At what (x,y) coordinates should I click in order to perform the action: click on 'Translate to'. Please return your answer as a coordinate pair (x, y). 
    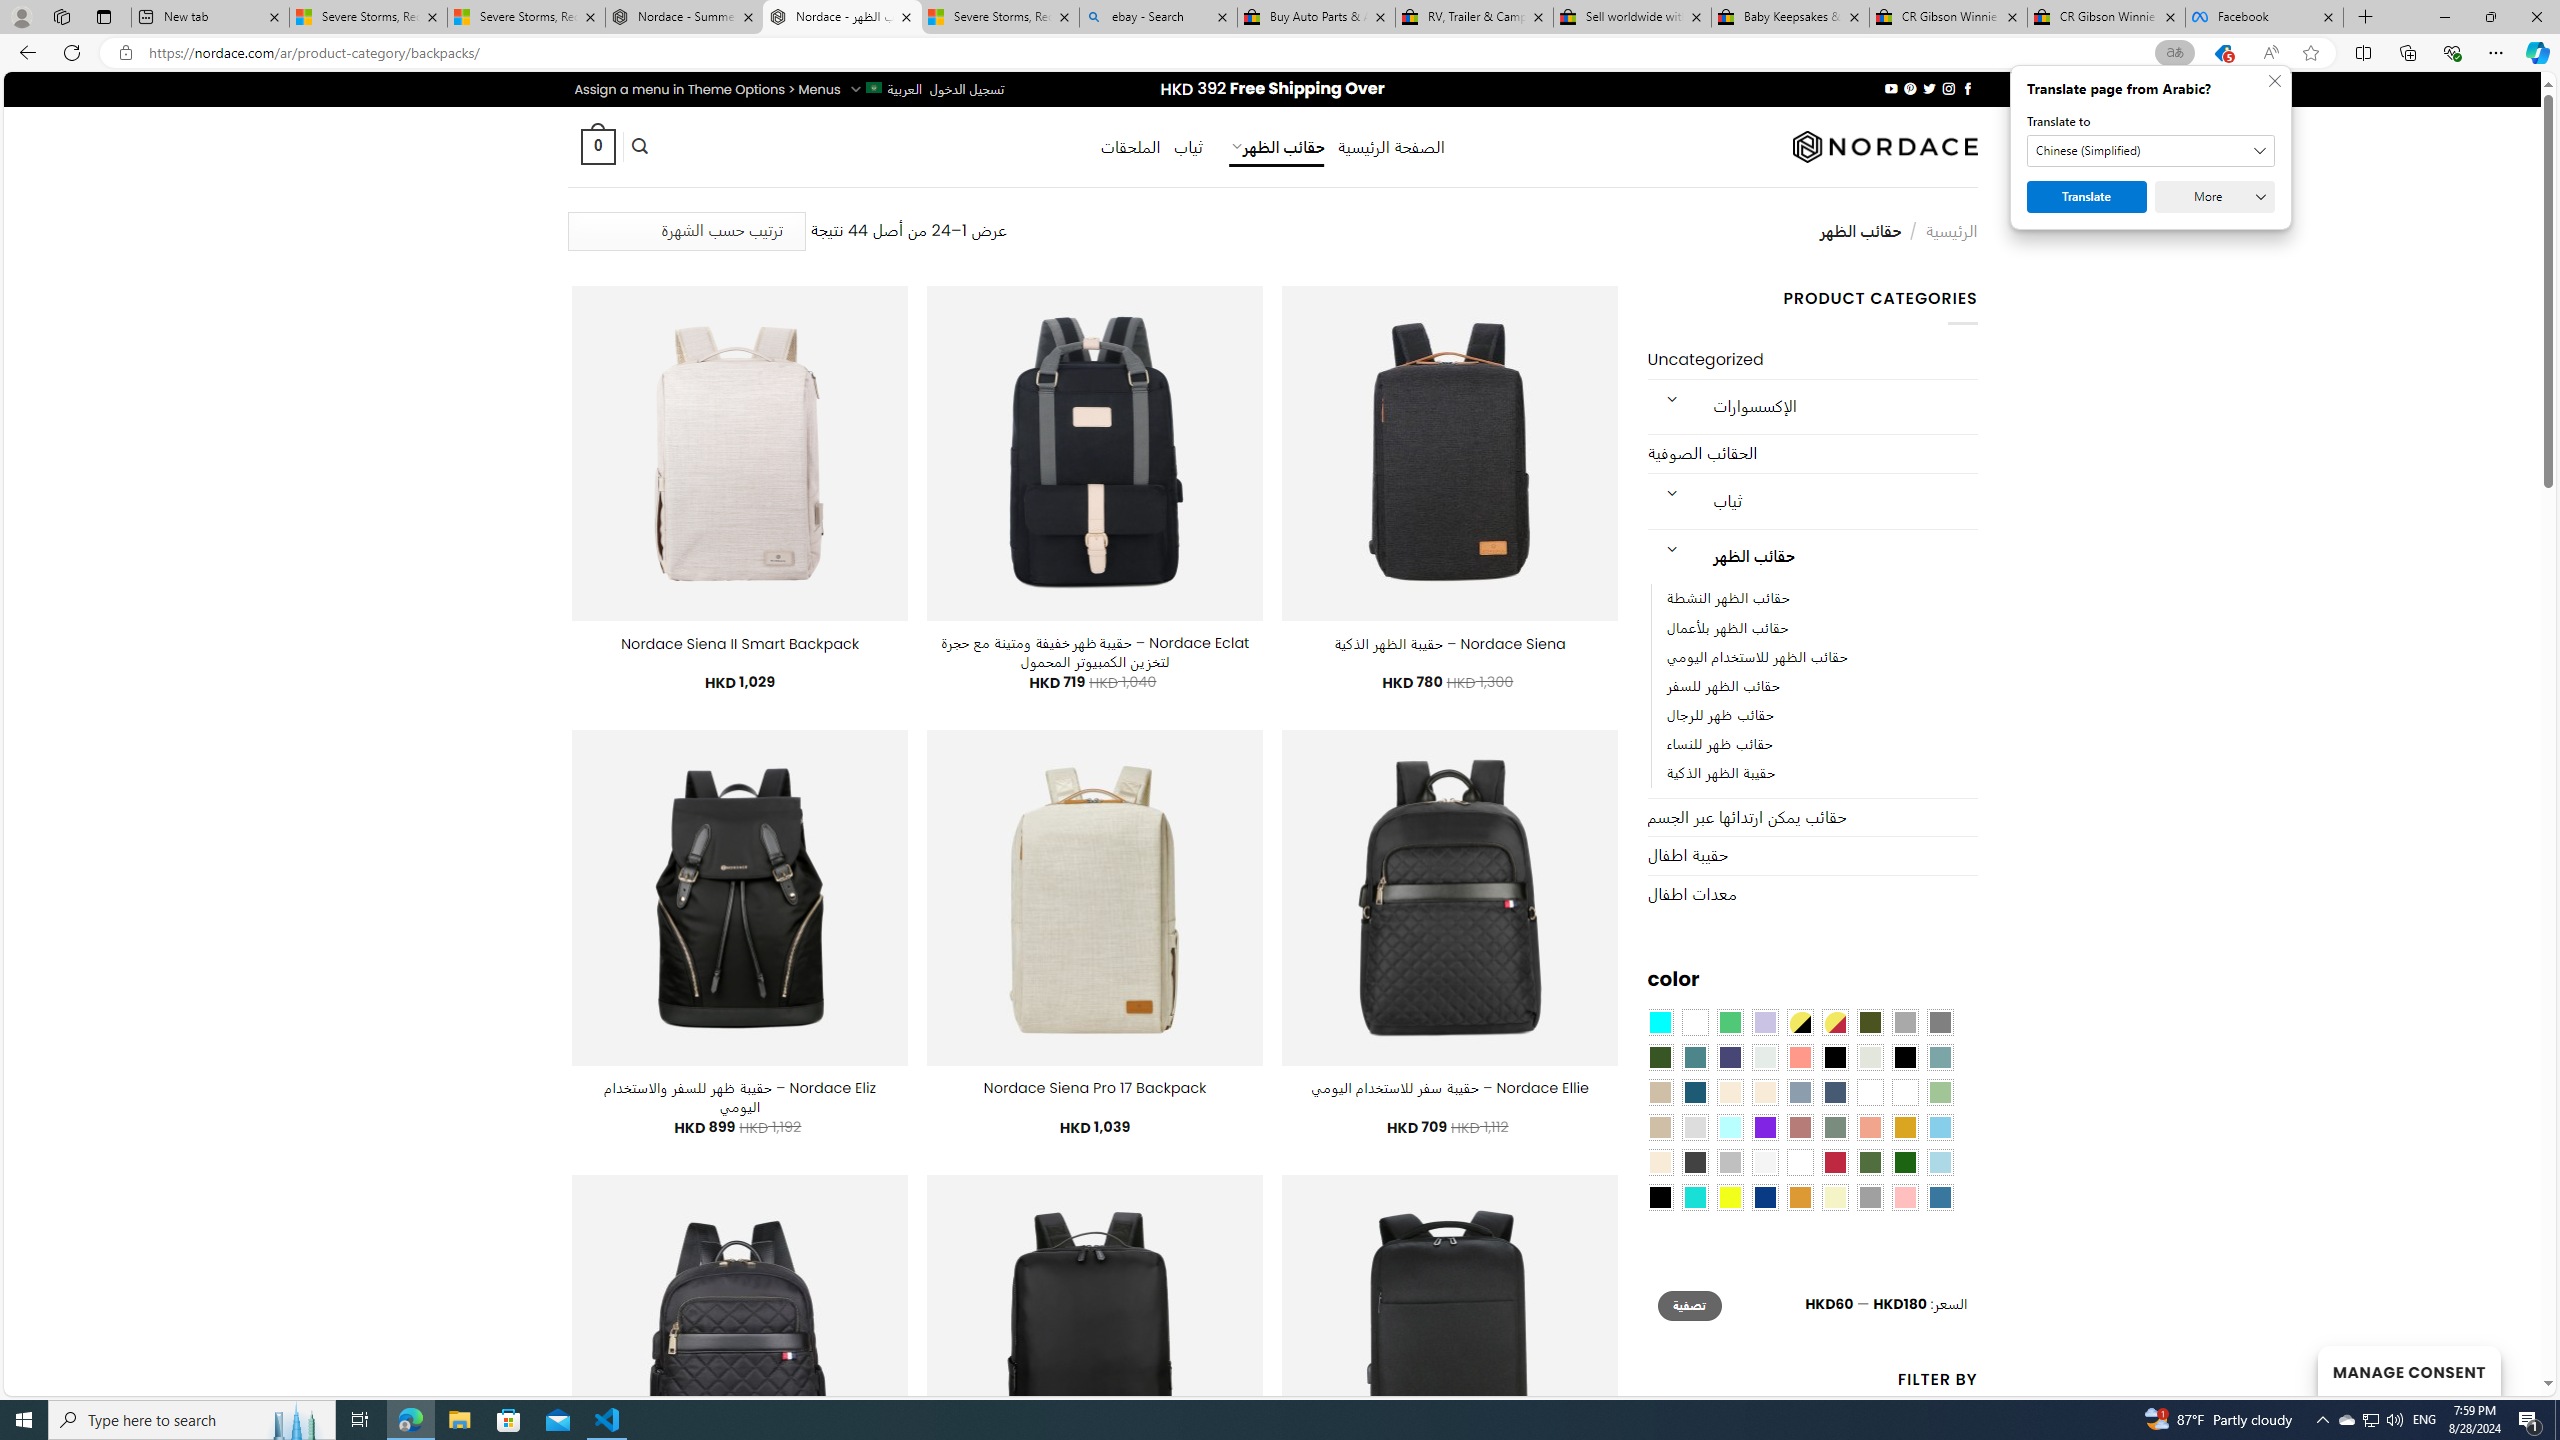
    Looking at the image, I should click on (2151, 150).